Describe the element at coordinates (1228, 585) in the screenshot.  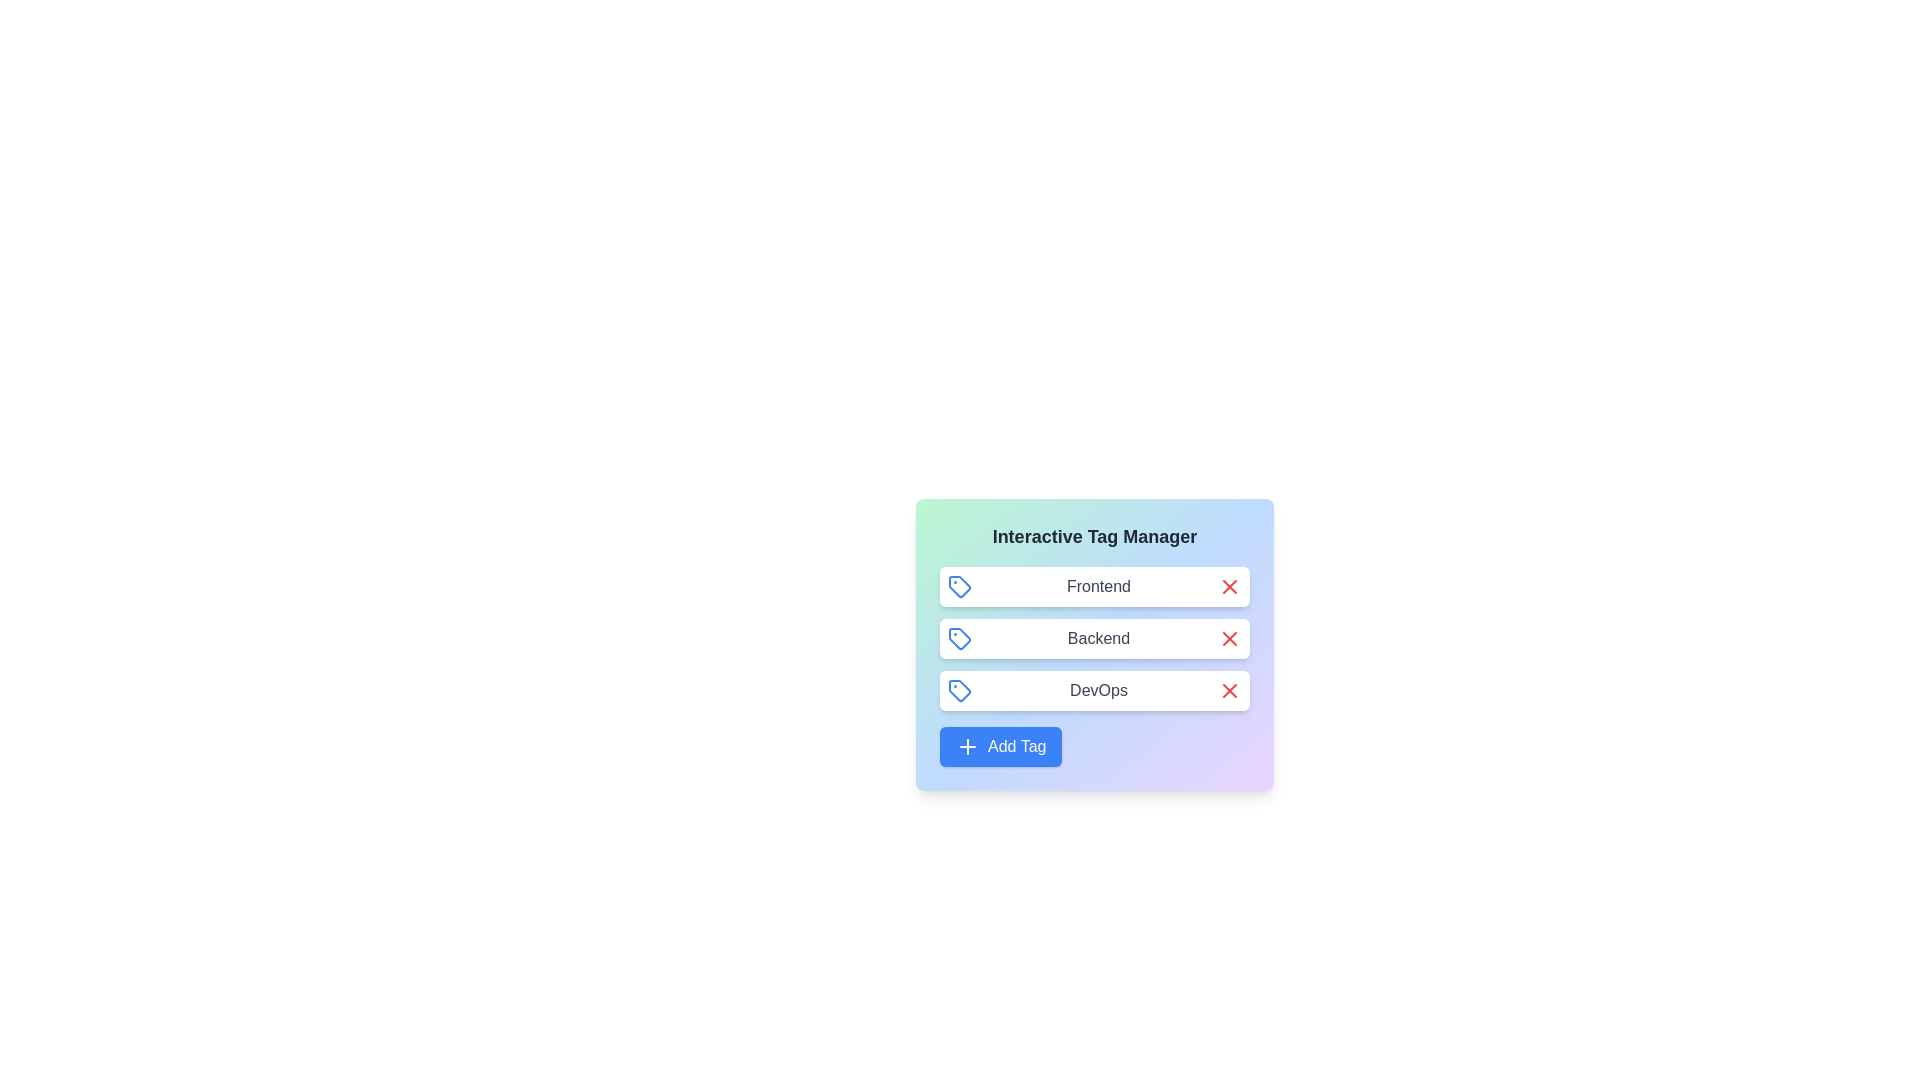
I see `'X' button of the tag labeled Frontend to remove it` at that location.